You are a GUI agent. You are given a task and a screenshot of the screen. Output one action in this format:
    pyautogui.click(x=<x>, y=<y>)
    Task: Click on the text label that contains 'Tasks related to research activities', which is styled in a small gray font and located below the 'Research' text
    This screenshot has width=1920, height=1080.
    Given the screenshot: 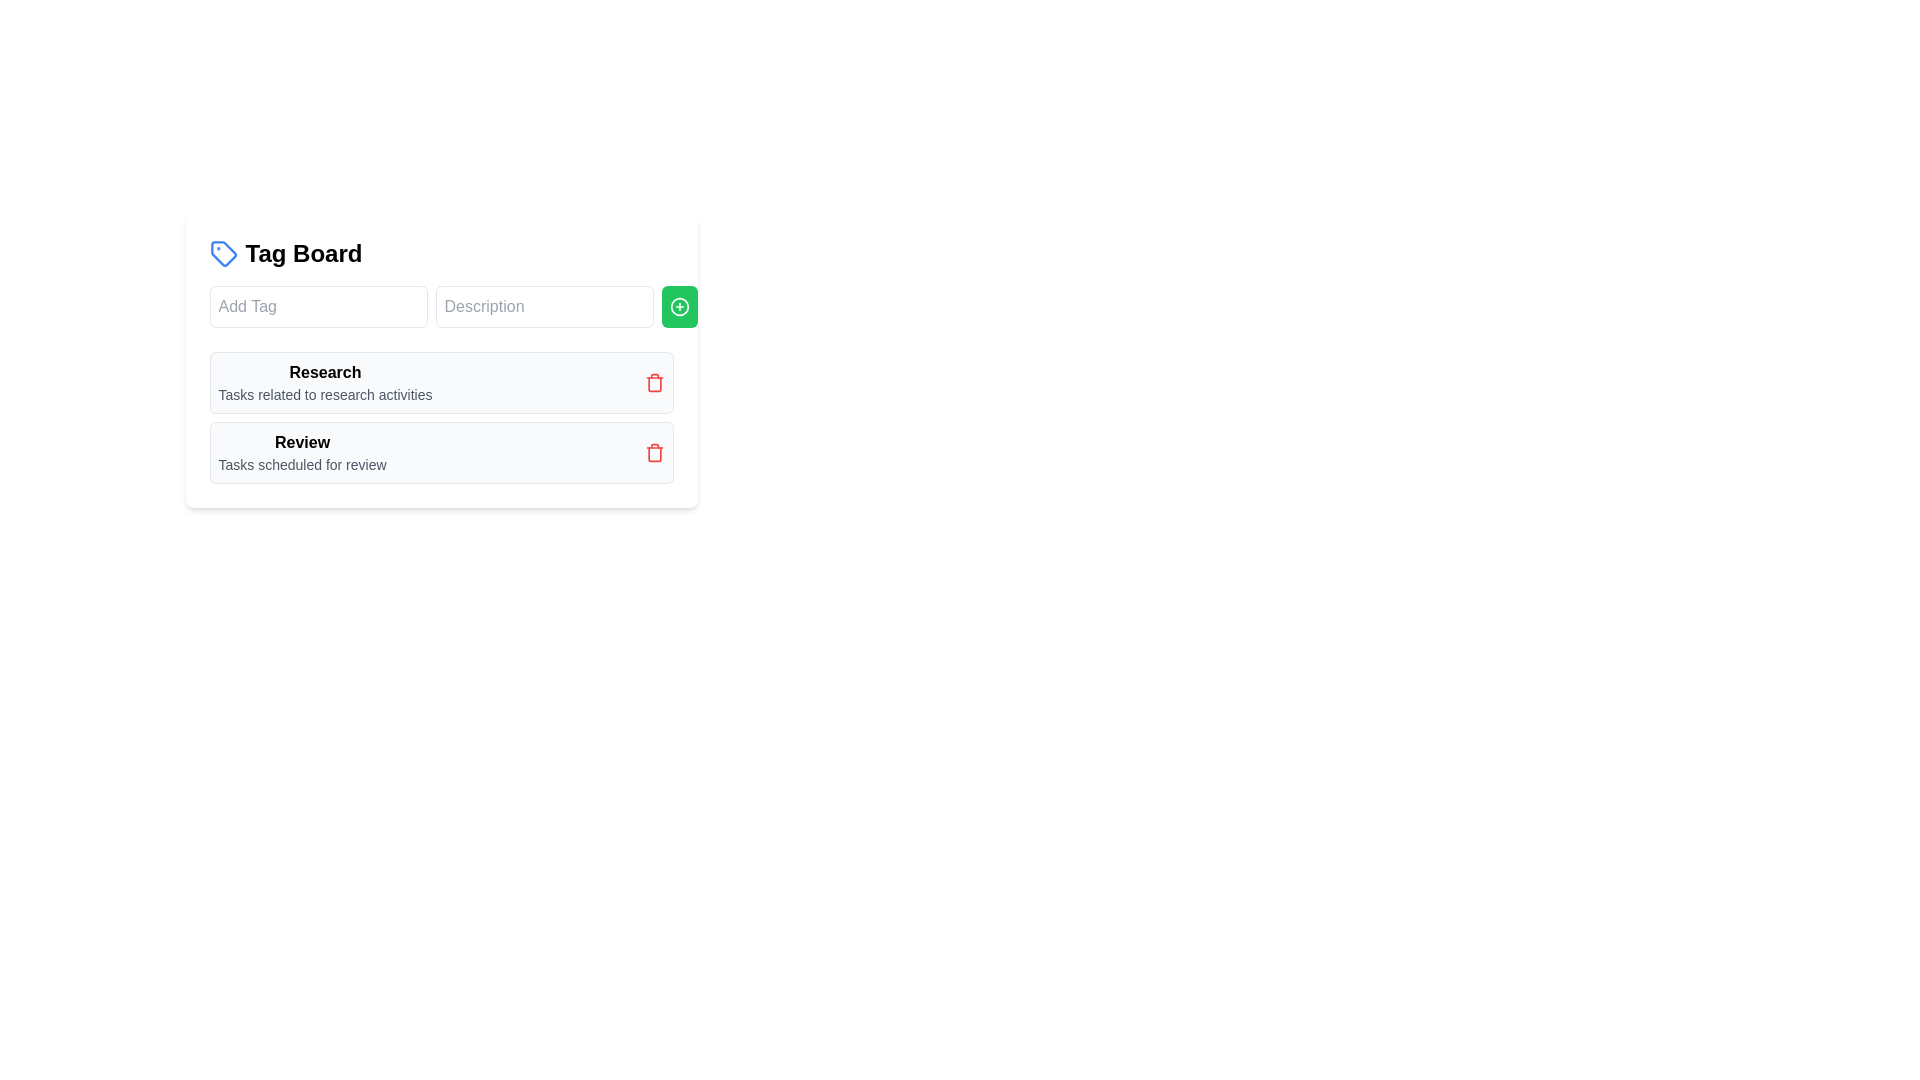 What is the action you would take?
    pyautogui.click(x=325, y=394)
    